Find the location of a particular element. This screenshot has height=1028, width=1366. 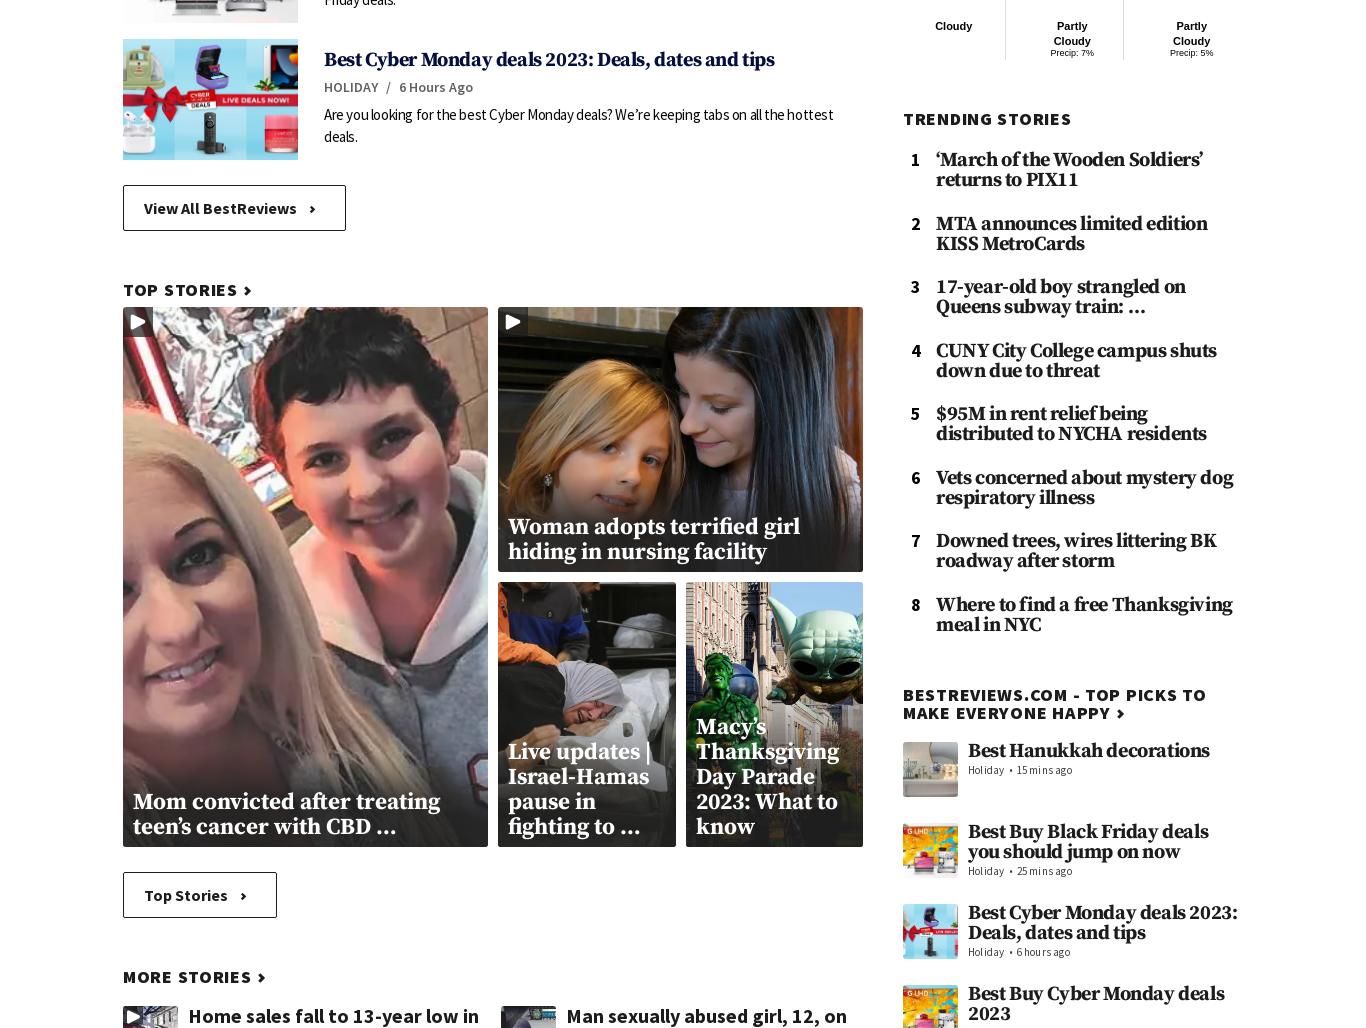

'CUNY City College campus shuts down due to threat' is located at coordinates (1075, 359).